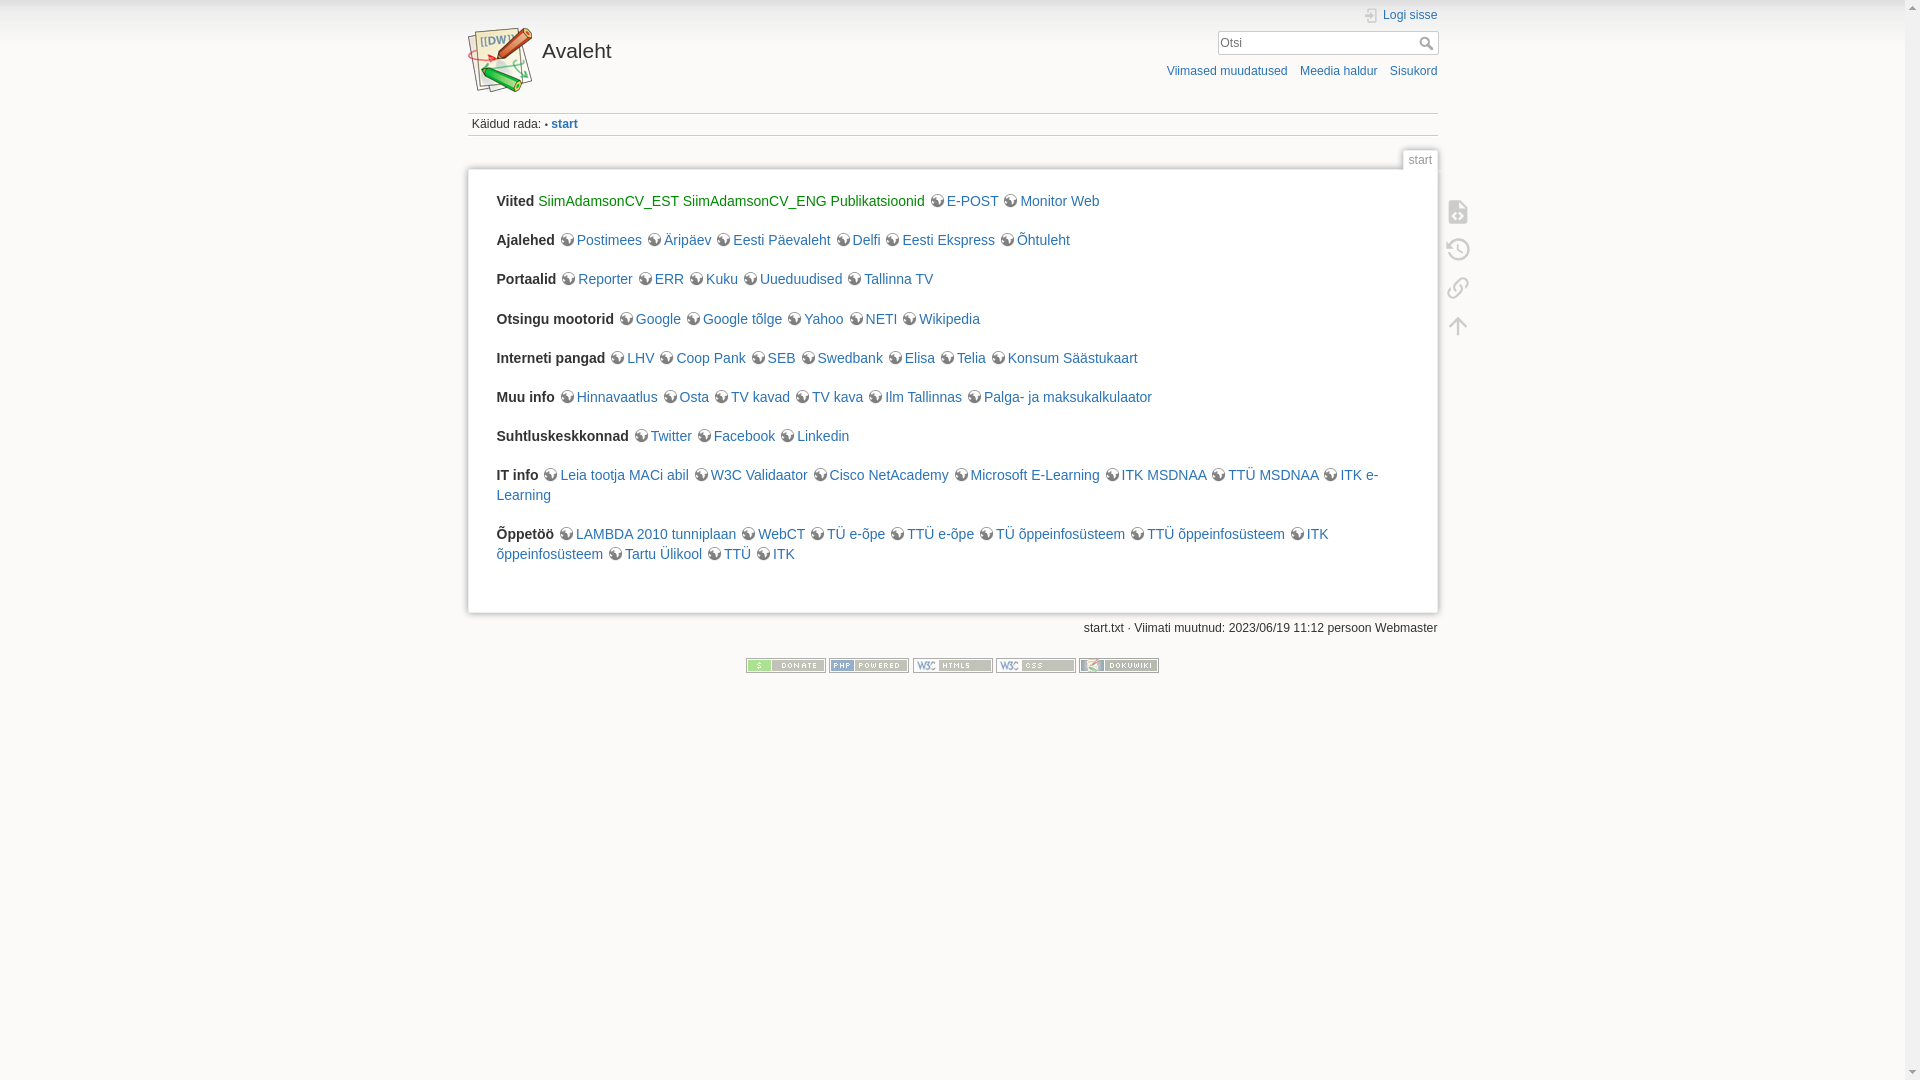  What do you see at coordinates (607, 397) in the screenshot?
I see `'Hinnavaatlus'` at bounding box center [607, 397].